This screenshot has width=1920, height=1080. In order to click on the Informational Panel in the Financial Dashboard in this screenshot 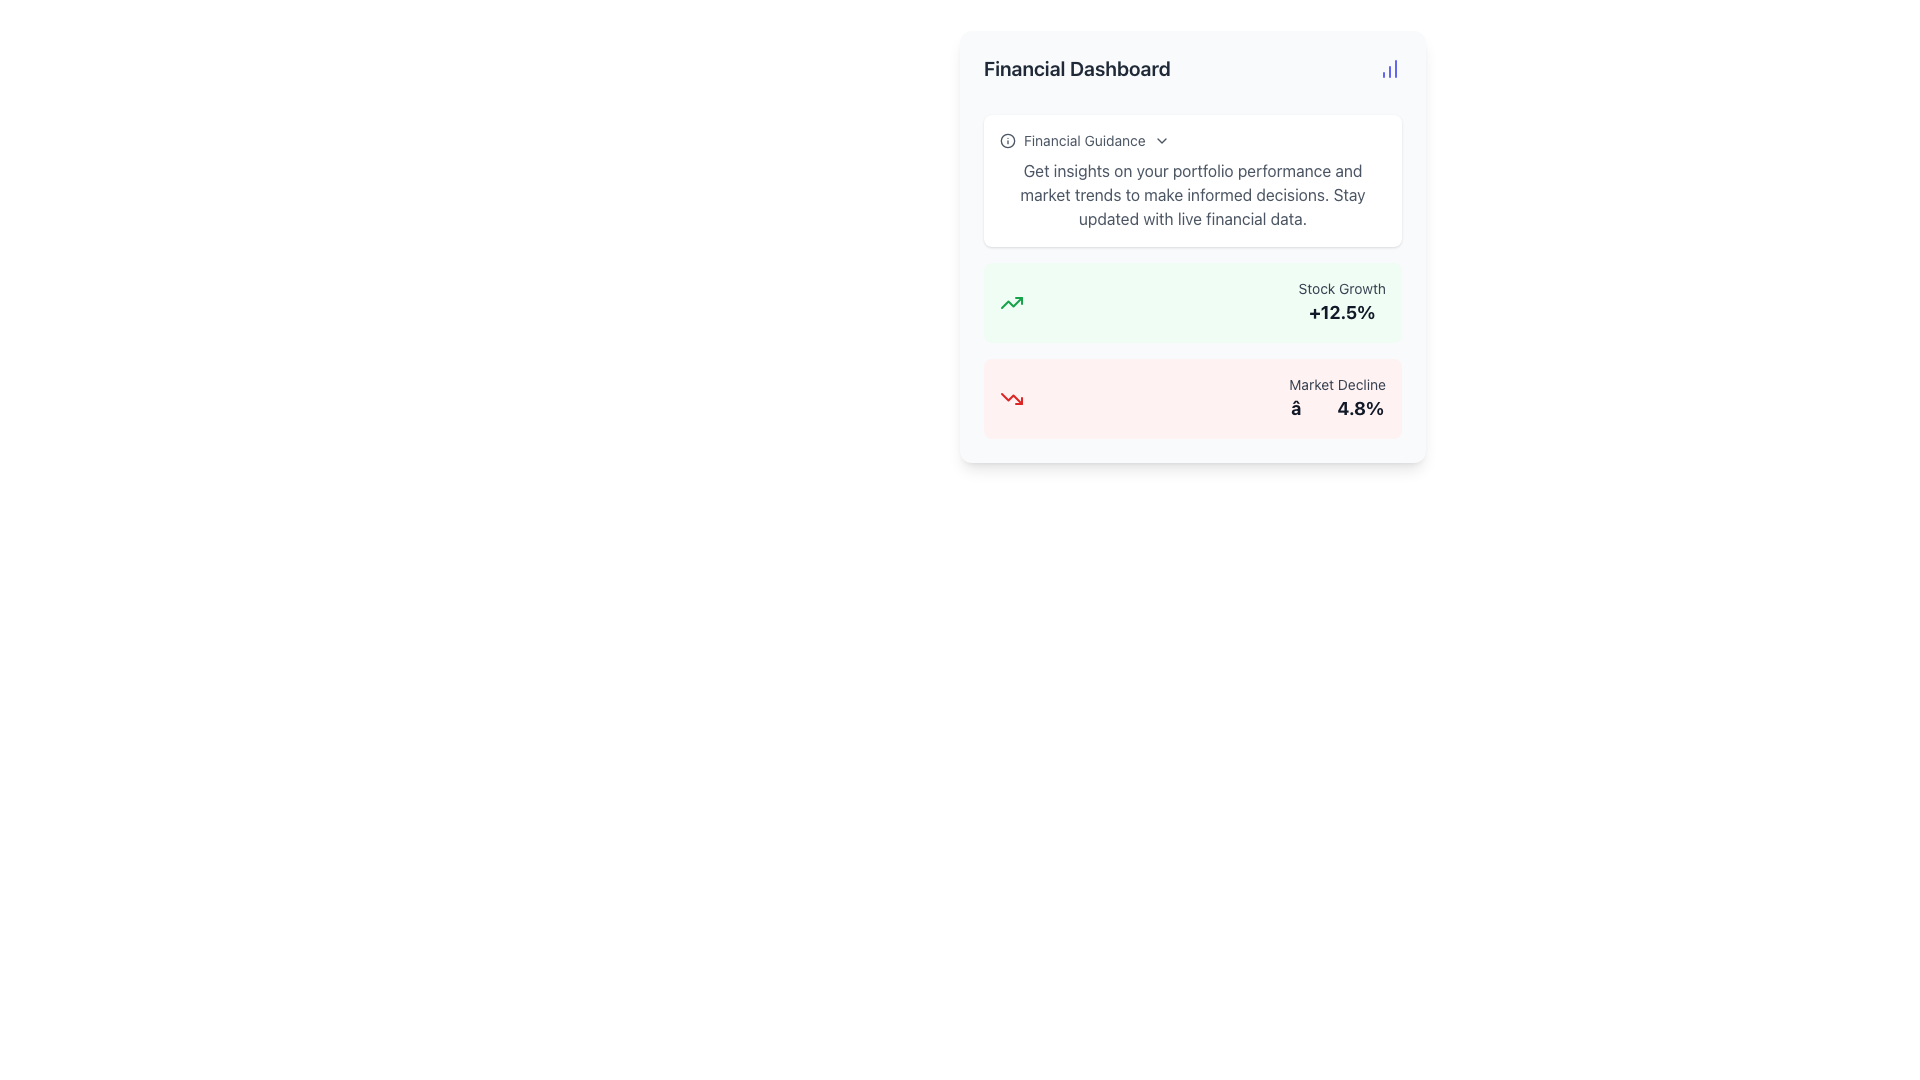, I will do `click(1193, 181)`.